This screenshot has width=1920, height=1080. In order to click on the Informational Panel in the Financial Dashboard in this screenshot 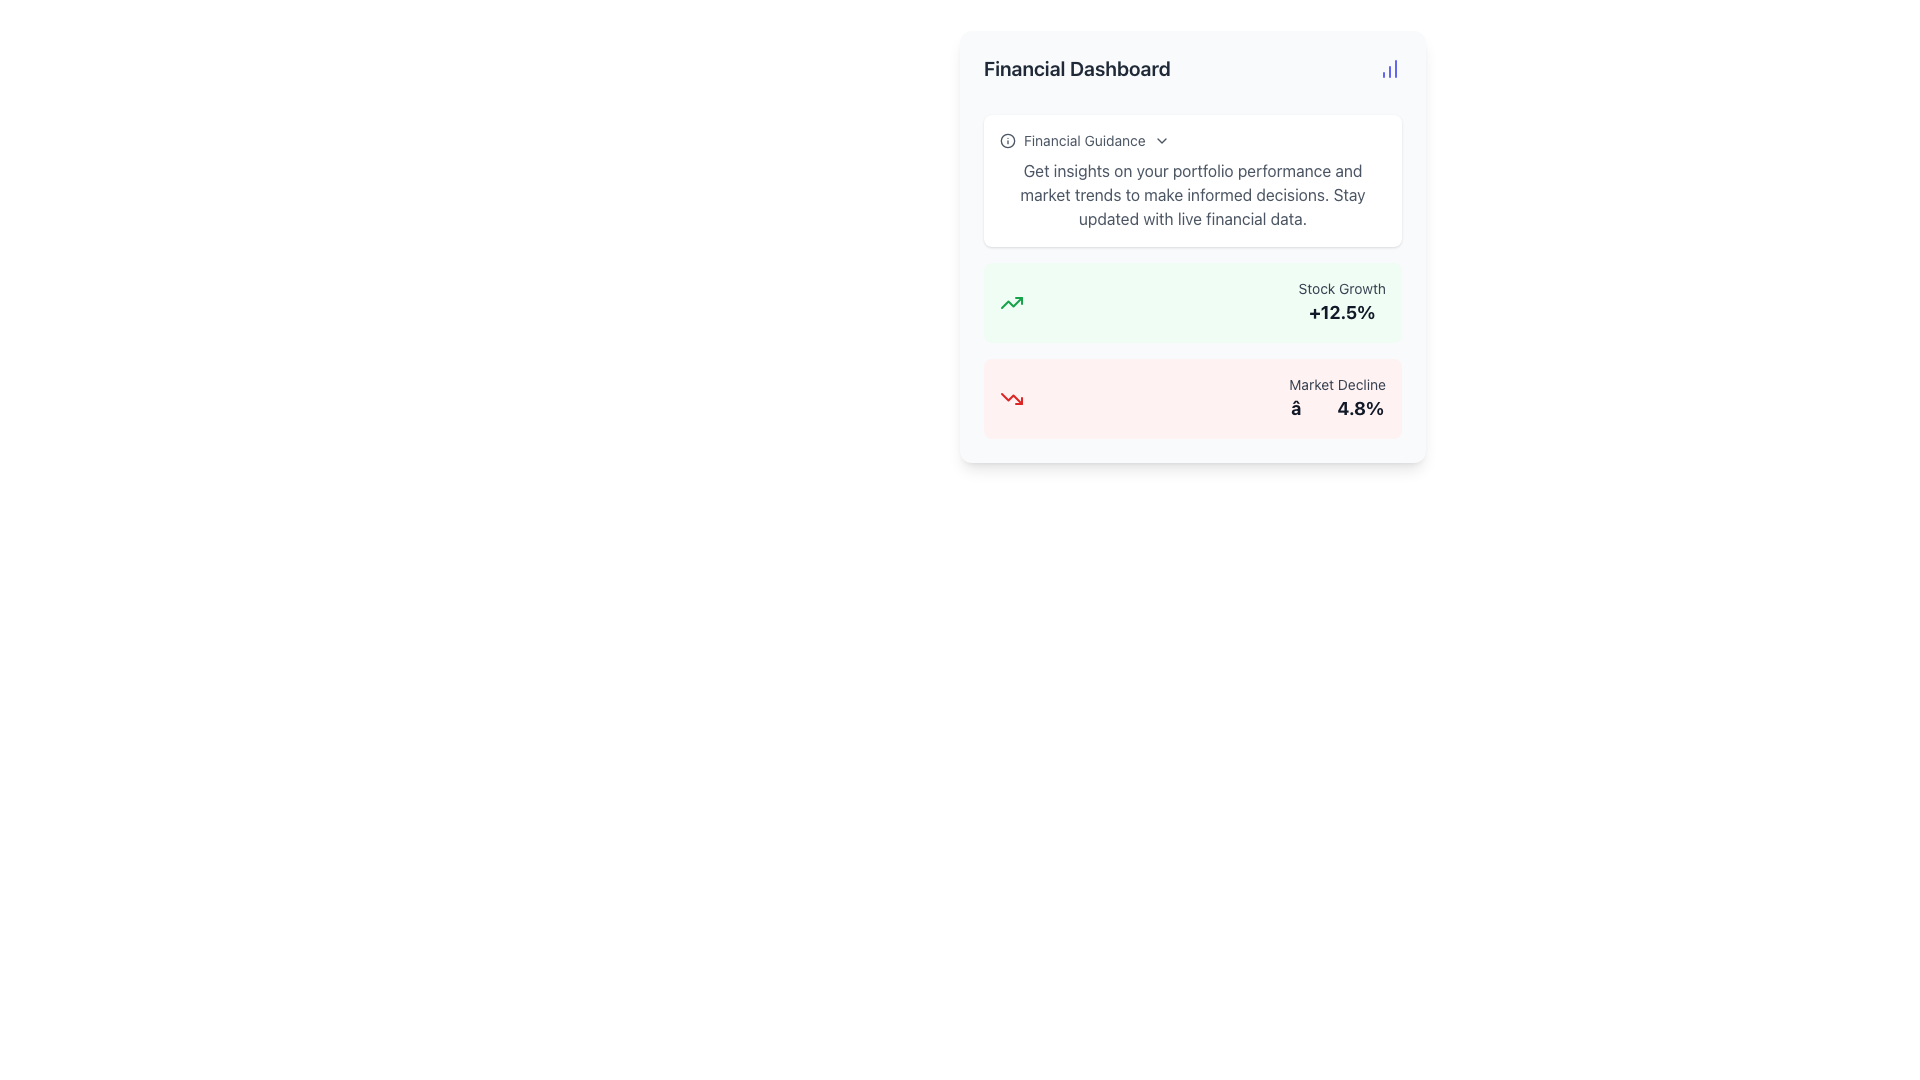, I will do `click(1193, 181)`.